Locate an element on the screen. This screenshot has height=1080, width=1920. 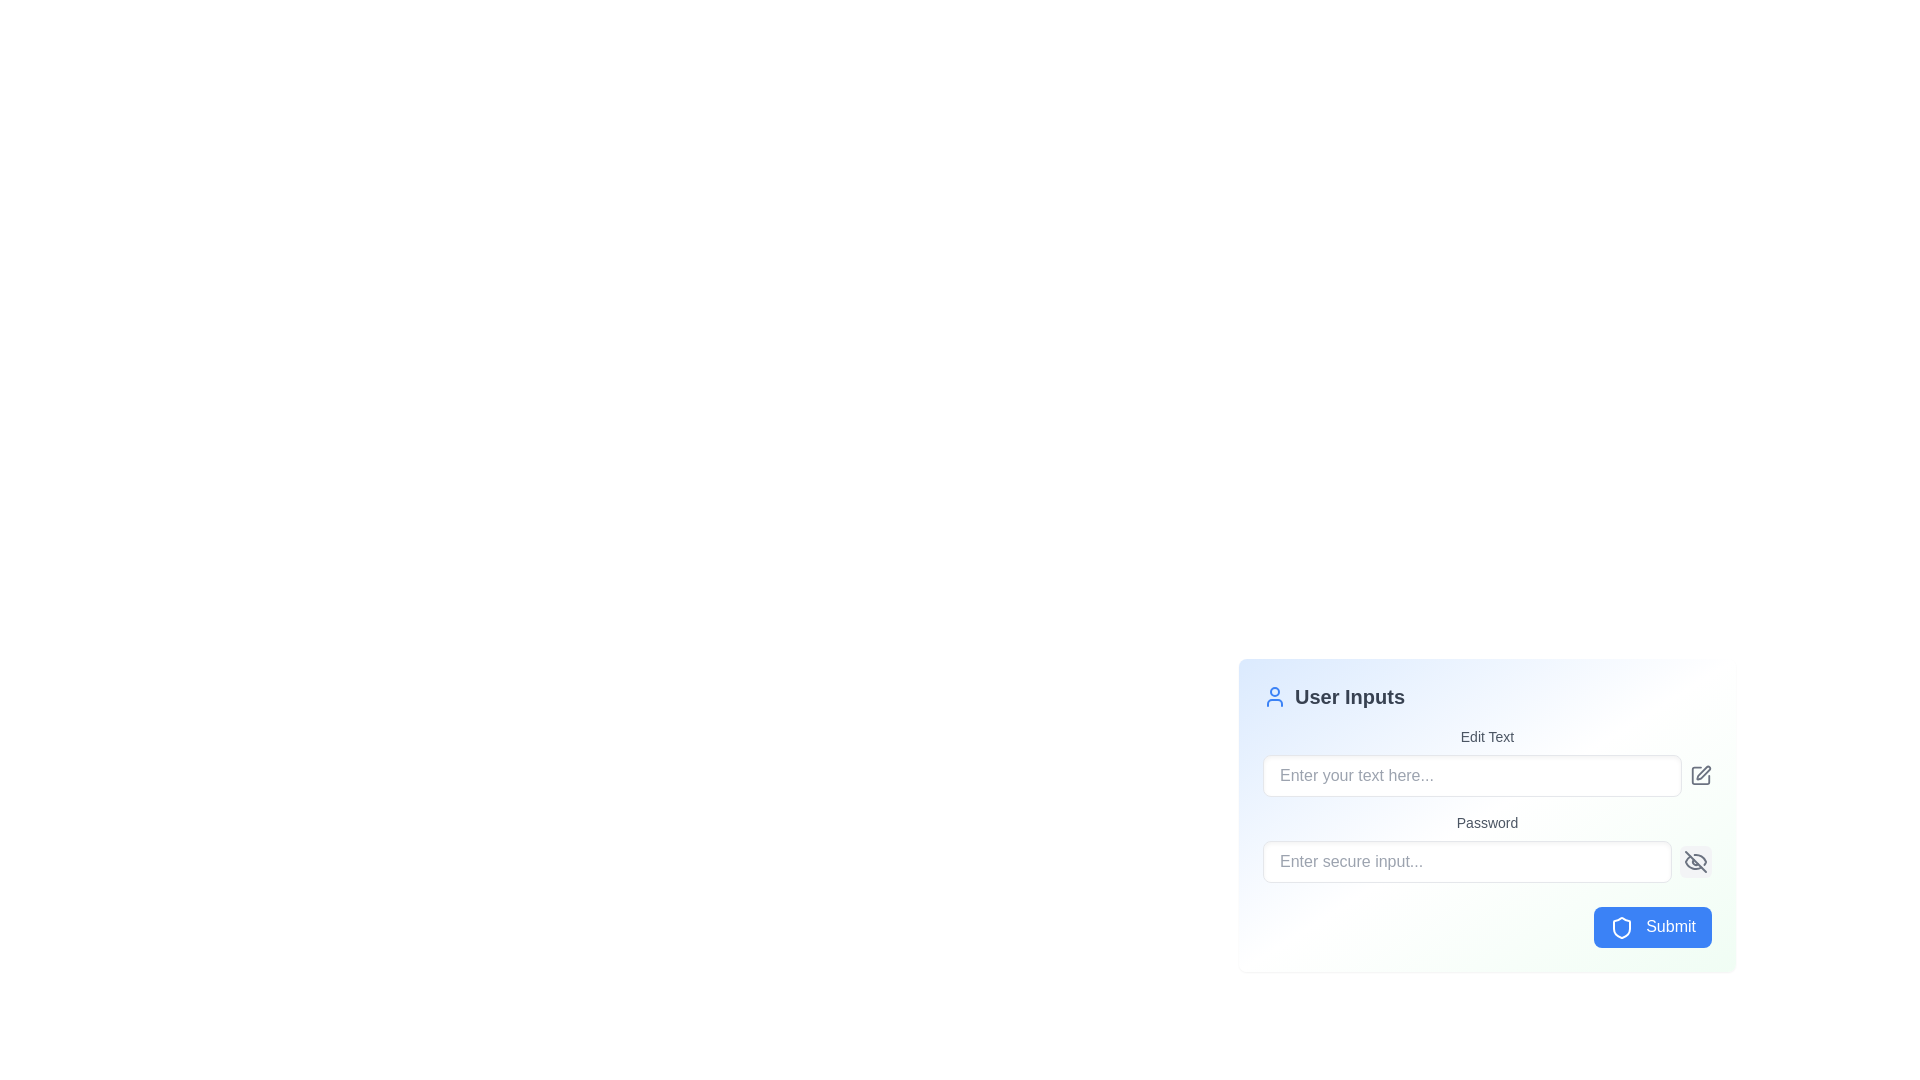
the gray vector graphic icon representing a pen or editing tool located within the 'Edit Text' field in the 'User Inputs' form is located at coordinates (1702, 772).